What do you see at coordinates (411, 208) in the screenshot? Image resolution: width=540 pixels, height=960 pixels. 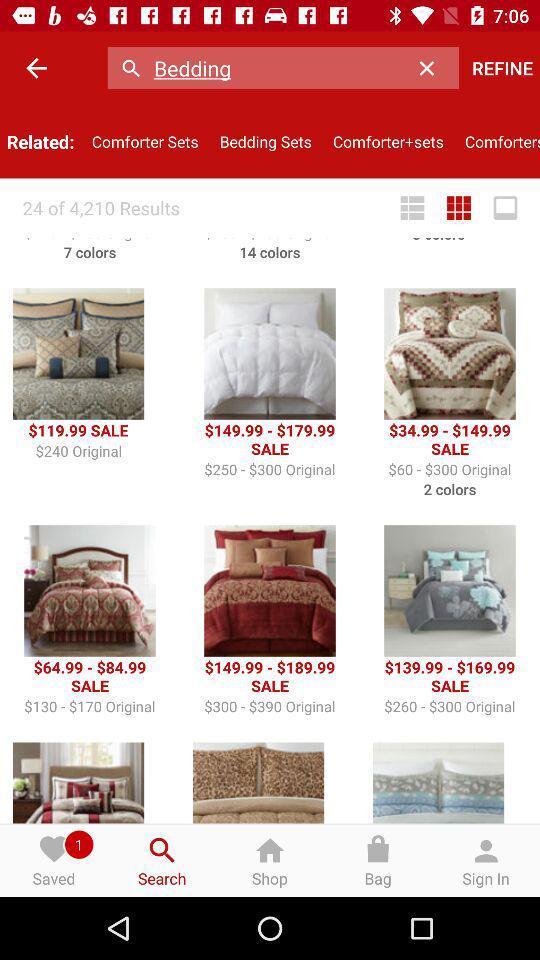 I see `icon next to the 24 of 4 item` at bounding box center [411, 208].